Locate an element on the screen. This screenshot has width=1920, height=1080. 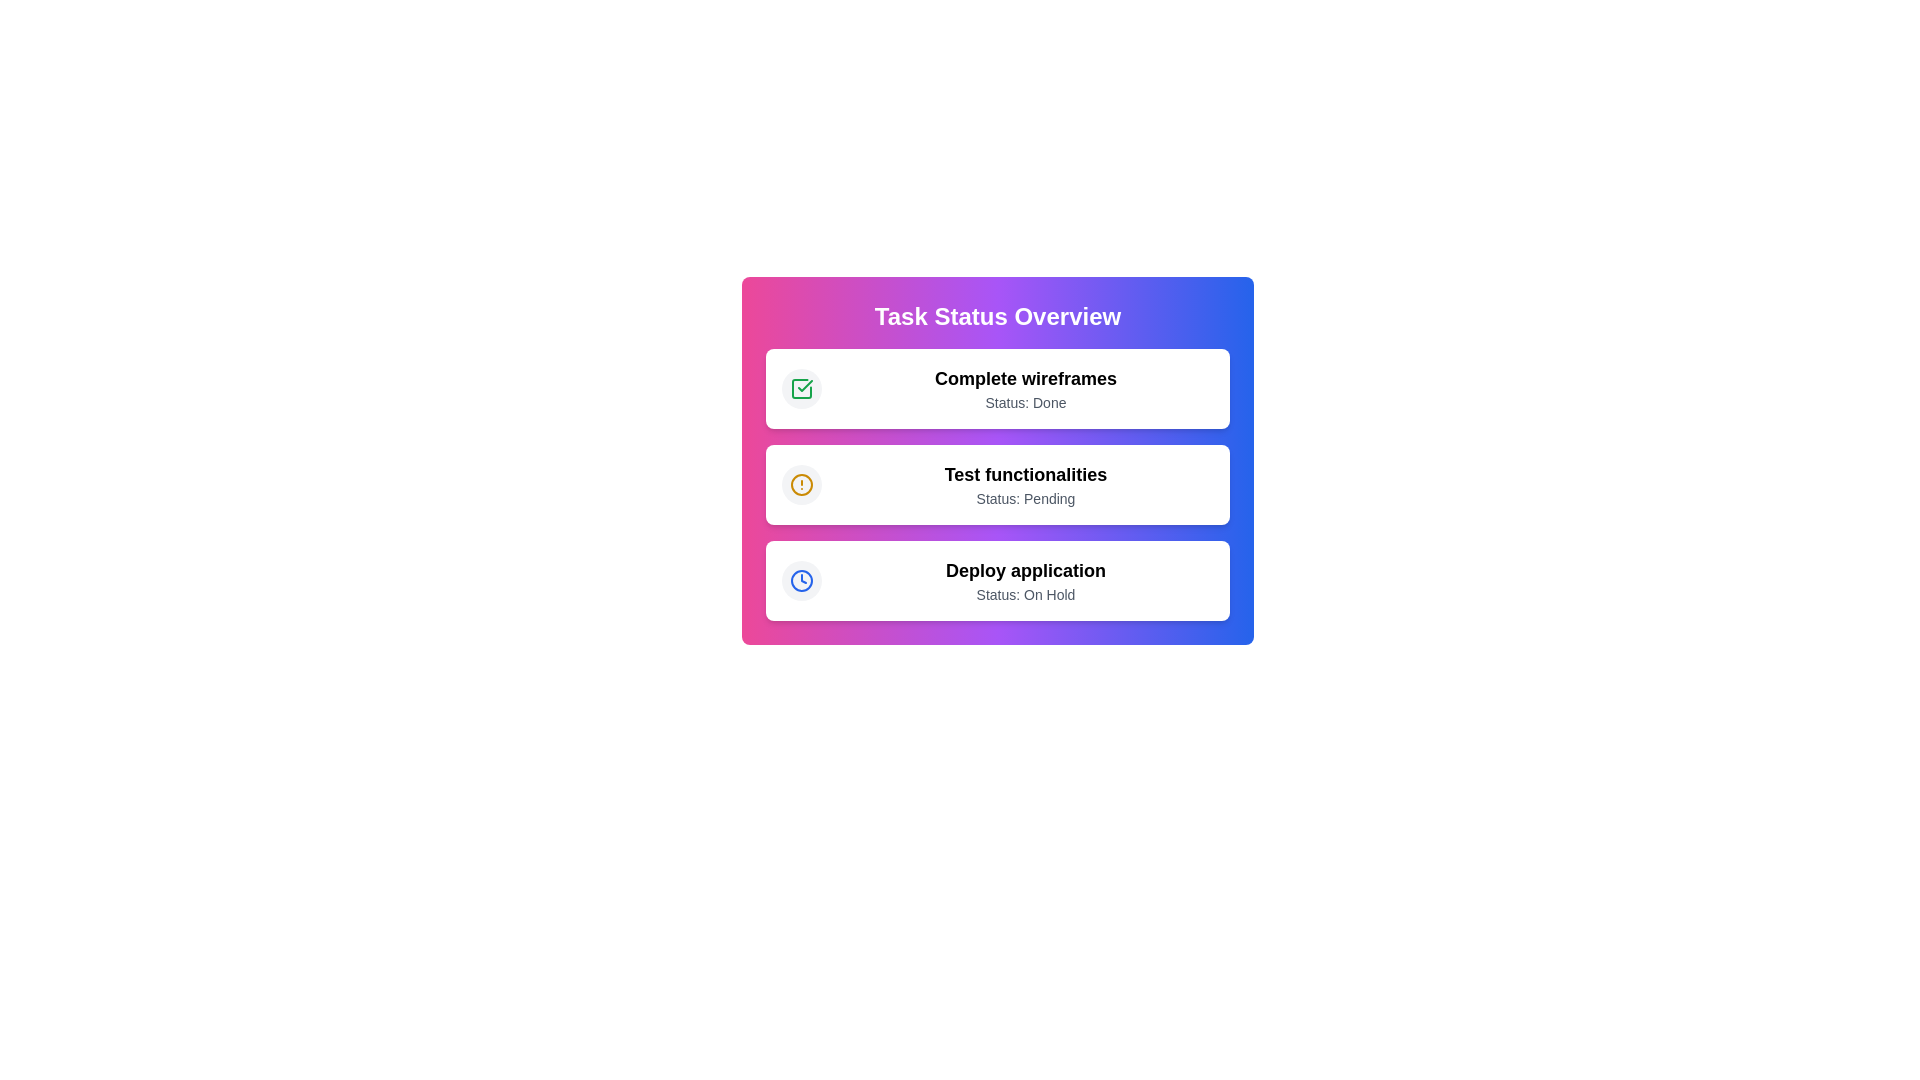
the task 'Complete wireframes' from the list to highlight it is located at coordinates (998, 389).